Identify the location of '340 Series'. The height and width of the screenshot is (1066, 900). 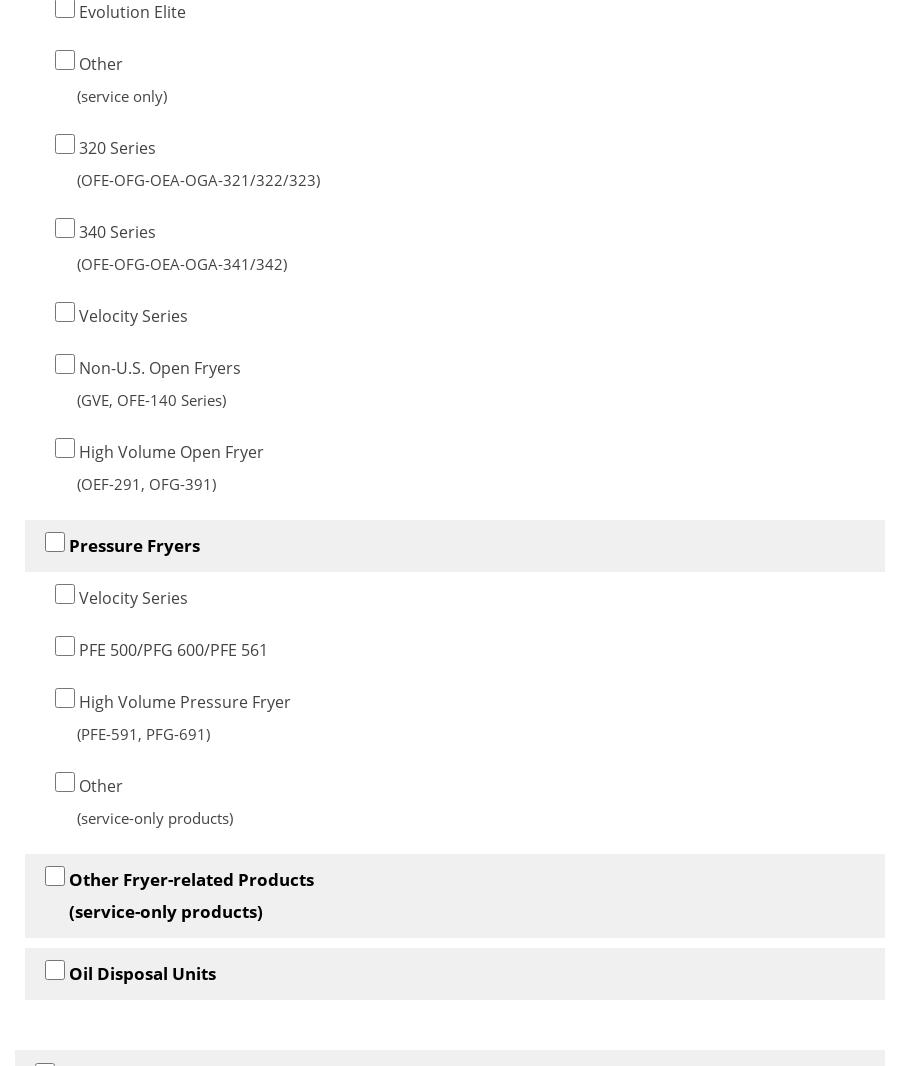
(115, 230).